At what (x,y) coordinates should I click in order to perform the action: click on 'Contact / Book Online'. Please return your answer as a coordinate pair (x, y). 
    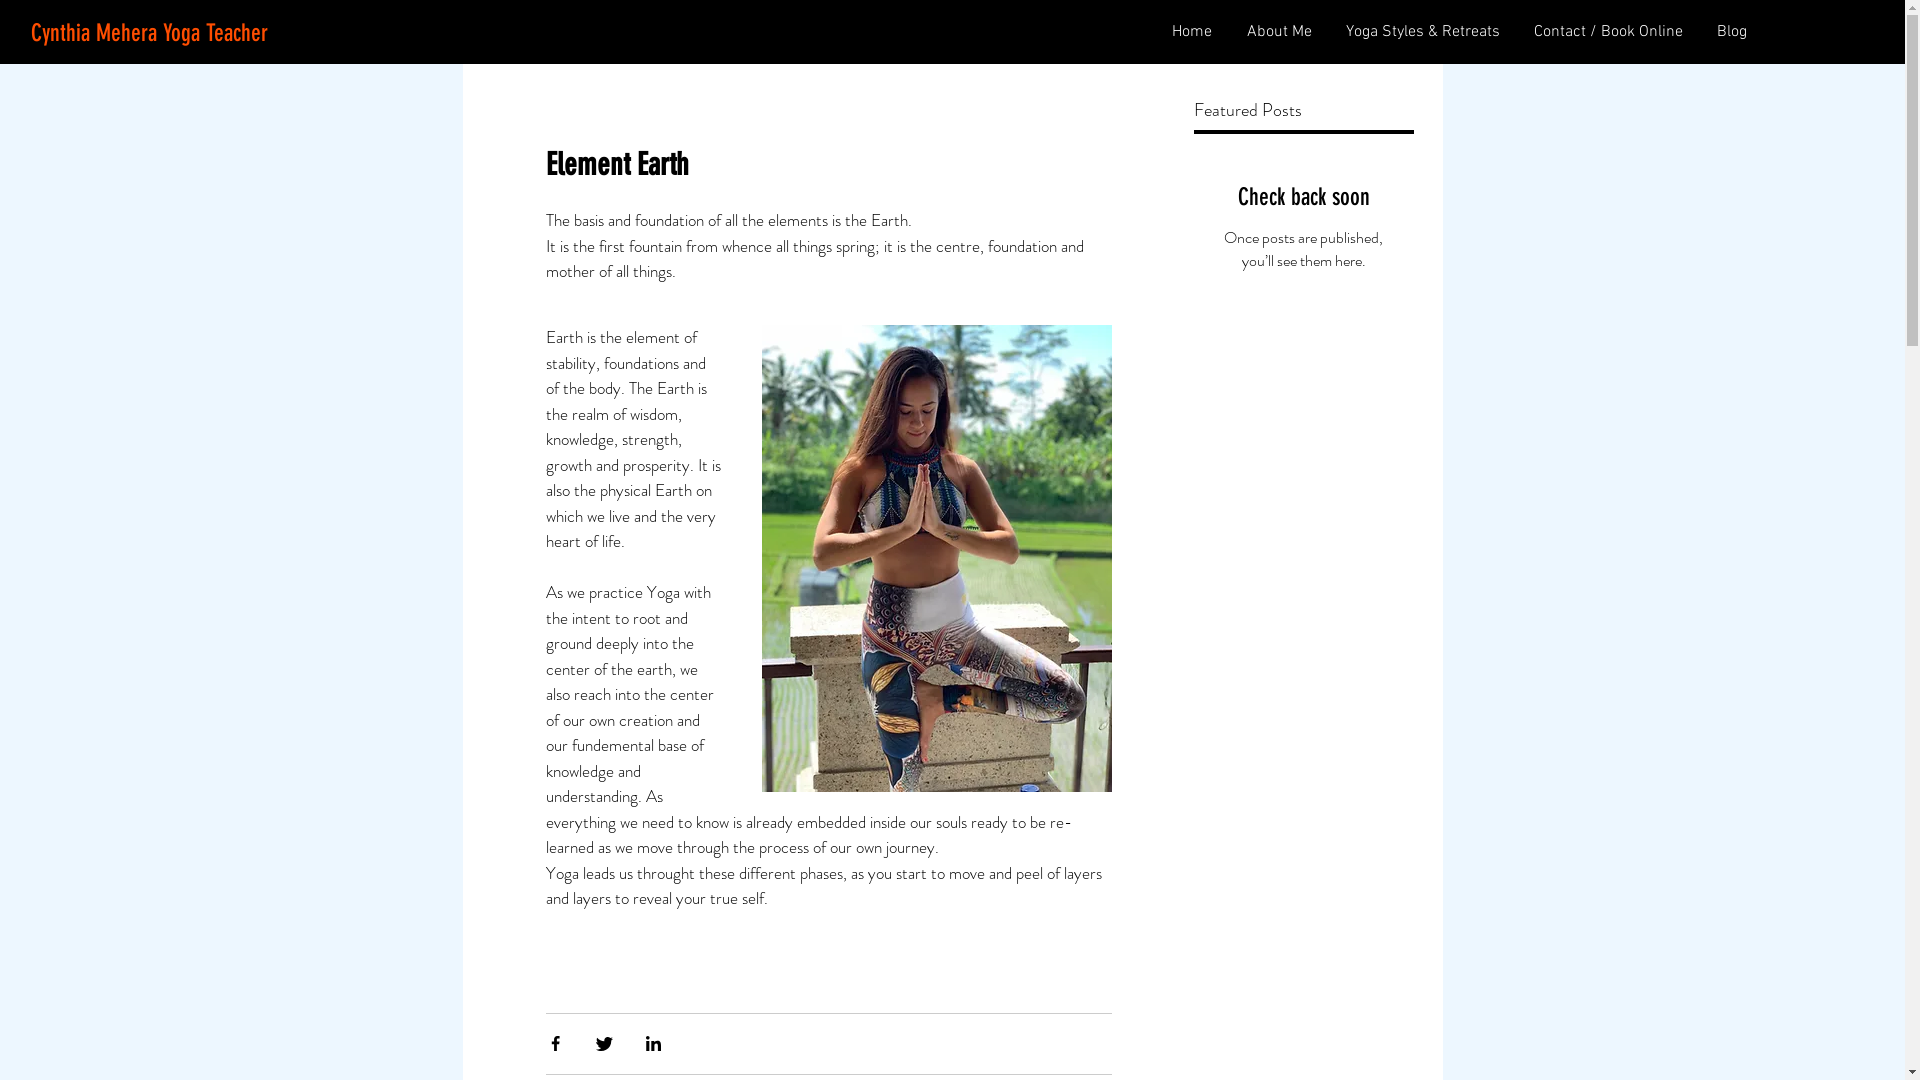
    Looking at the image, I should click on (1515, 32).